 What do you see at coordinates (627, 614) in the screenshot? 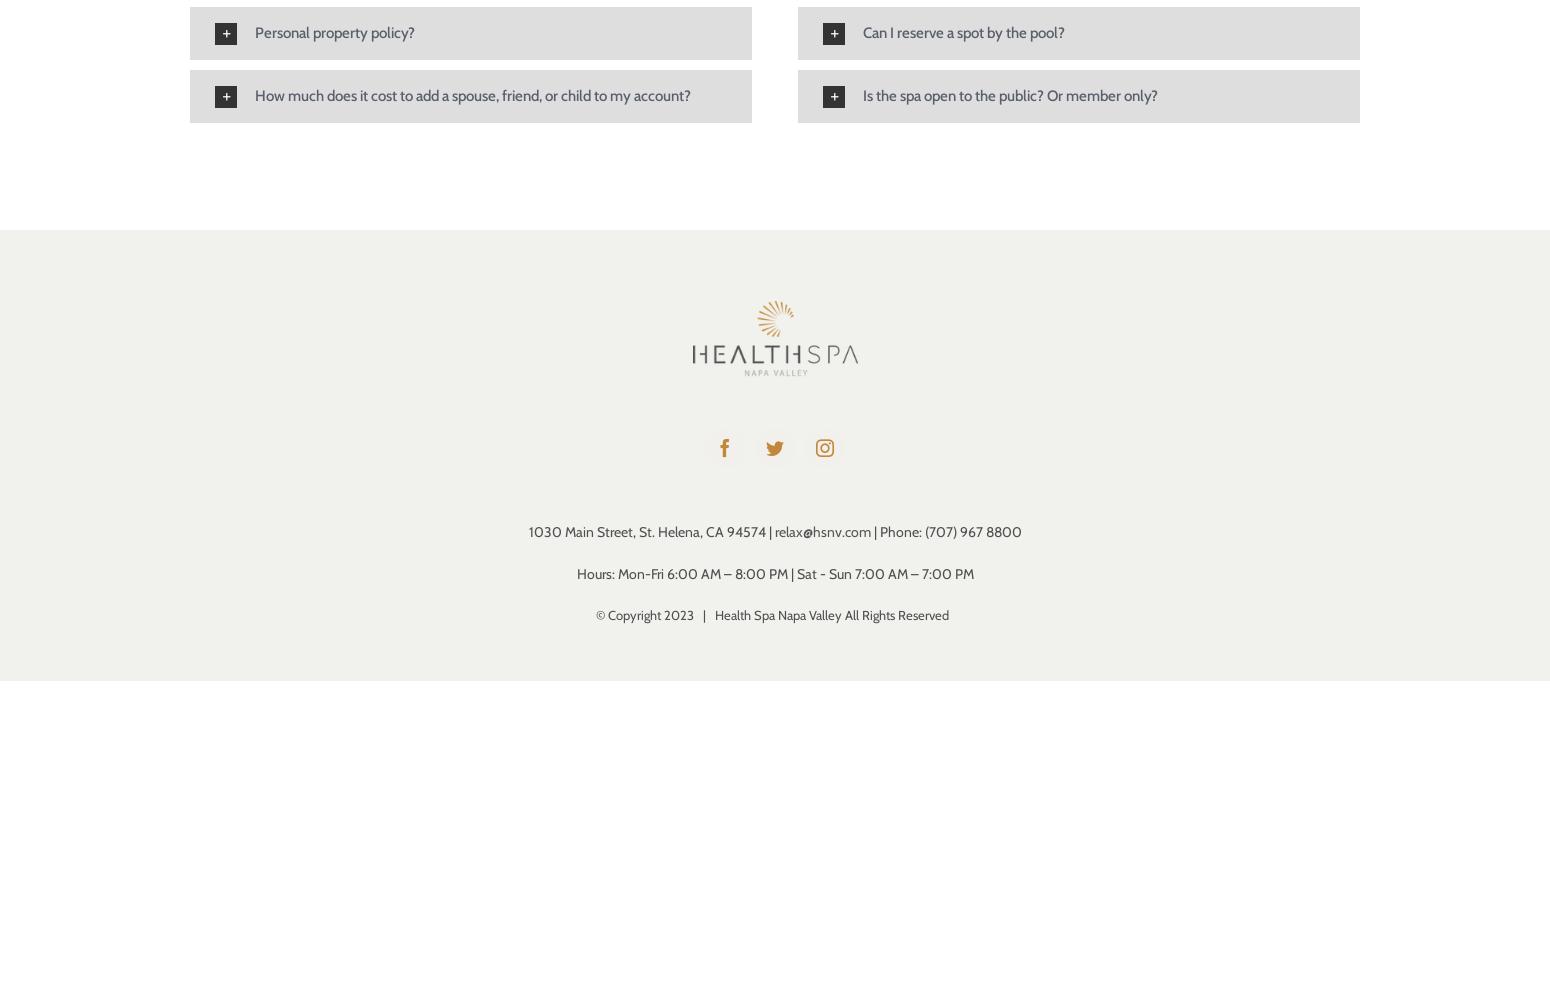
I see `'© Copyright'` at bounding box center [627, 614].